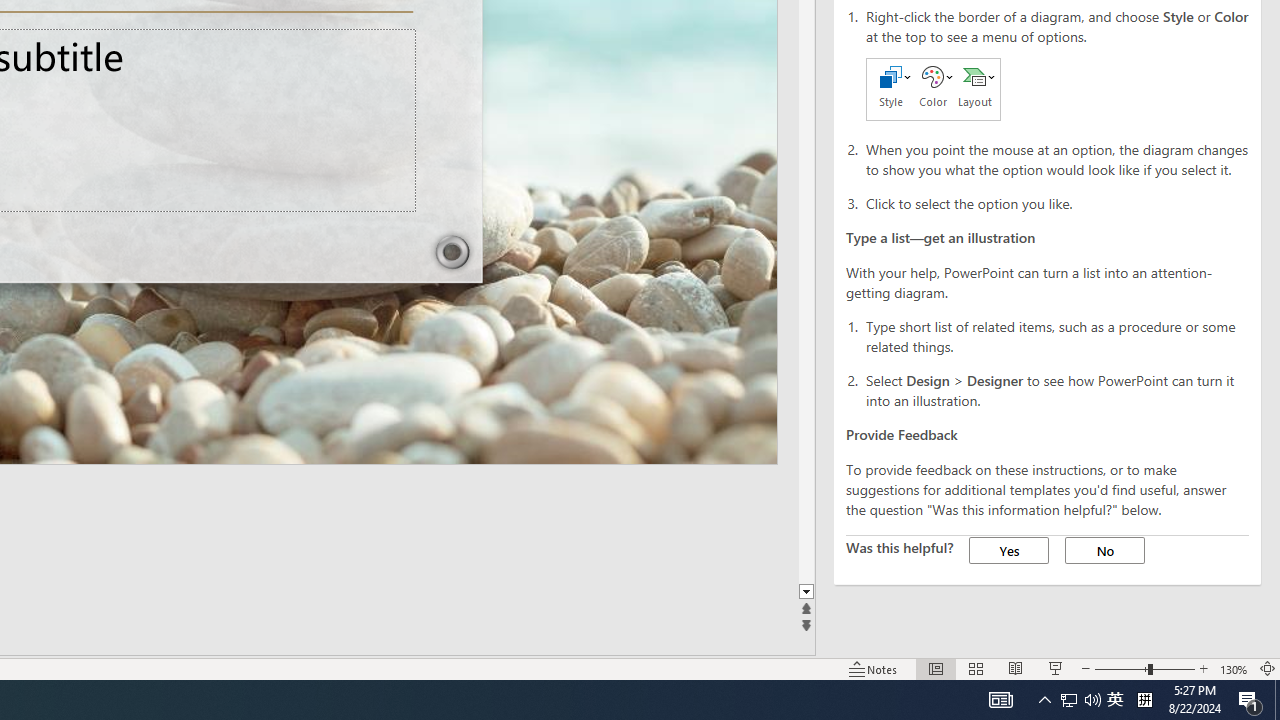 The height and width of the screenshot is (720, 1280). What do you see at coordinates (1233, 669) in the screenshot?
I see `'Zoom 130%'` at bounding box center [1233, 669].